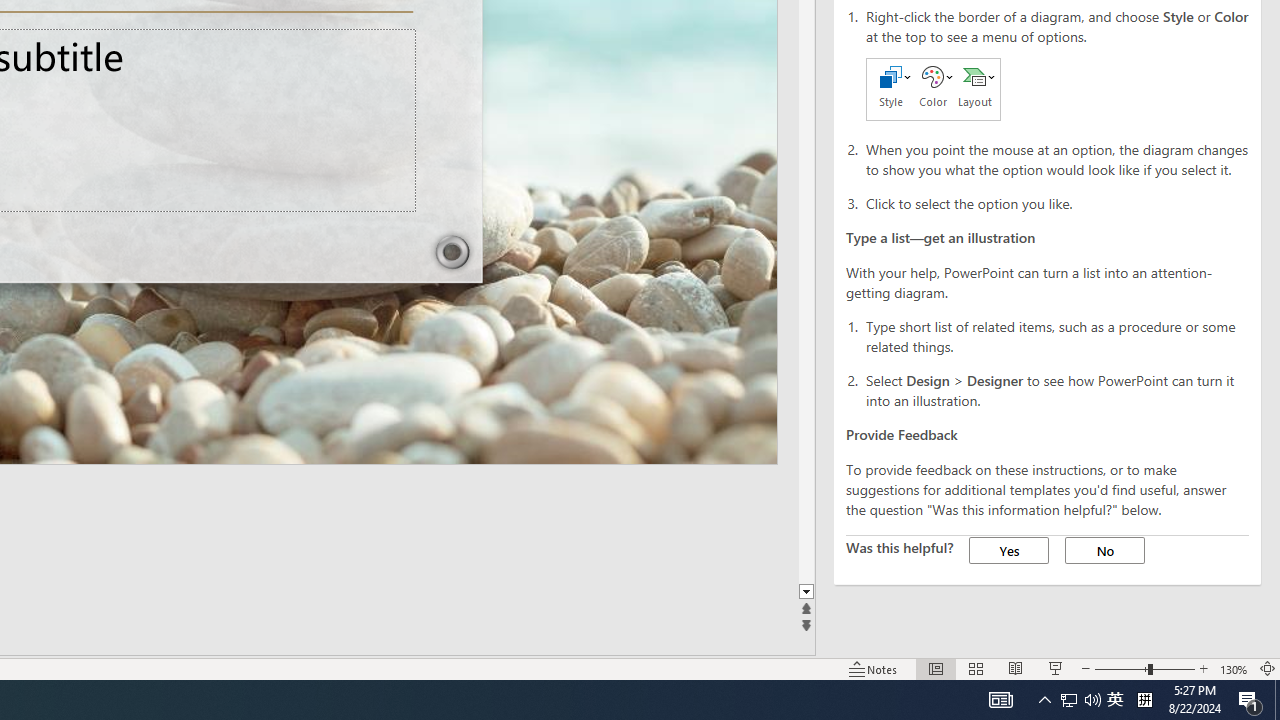 The height and width of the screenshot is (720, 1280). What do you see at coordinates (1233, 669) in the screenshot?
I see `'Zoom 130%'` at bounding box center [1233, 669].